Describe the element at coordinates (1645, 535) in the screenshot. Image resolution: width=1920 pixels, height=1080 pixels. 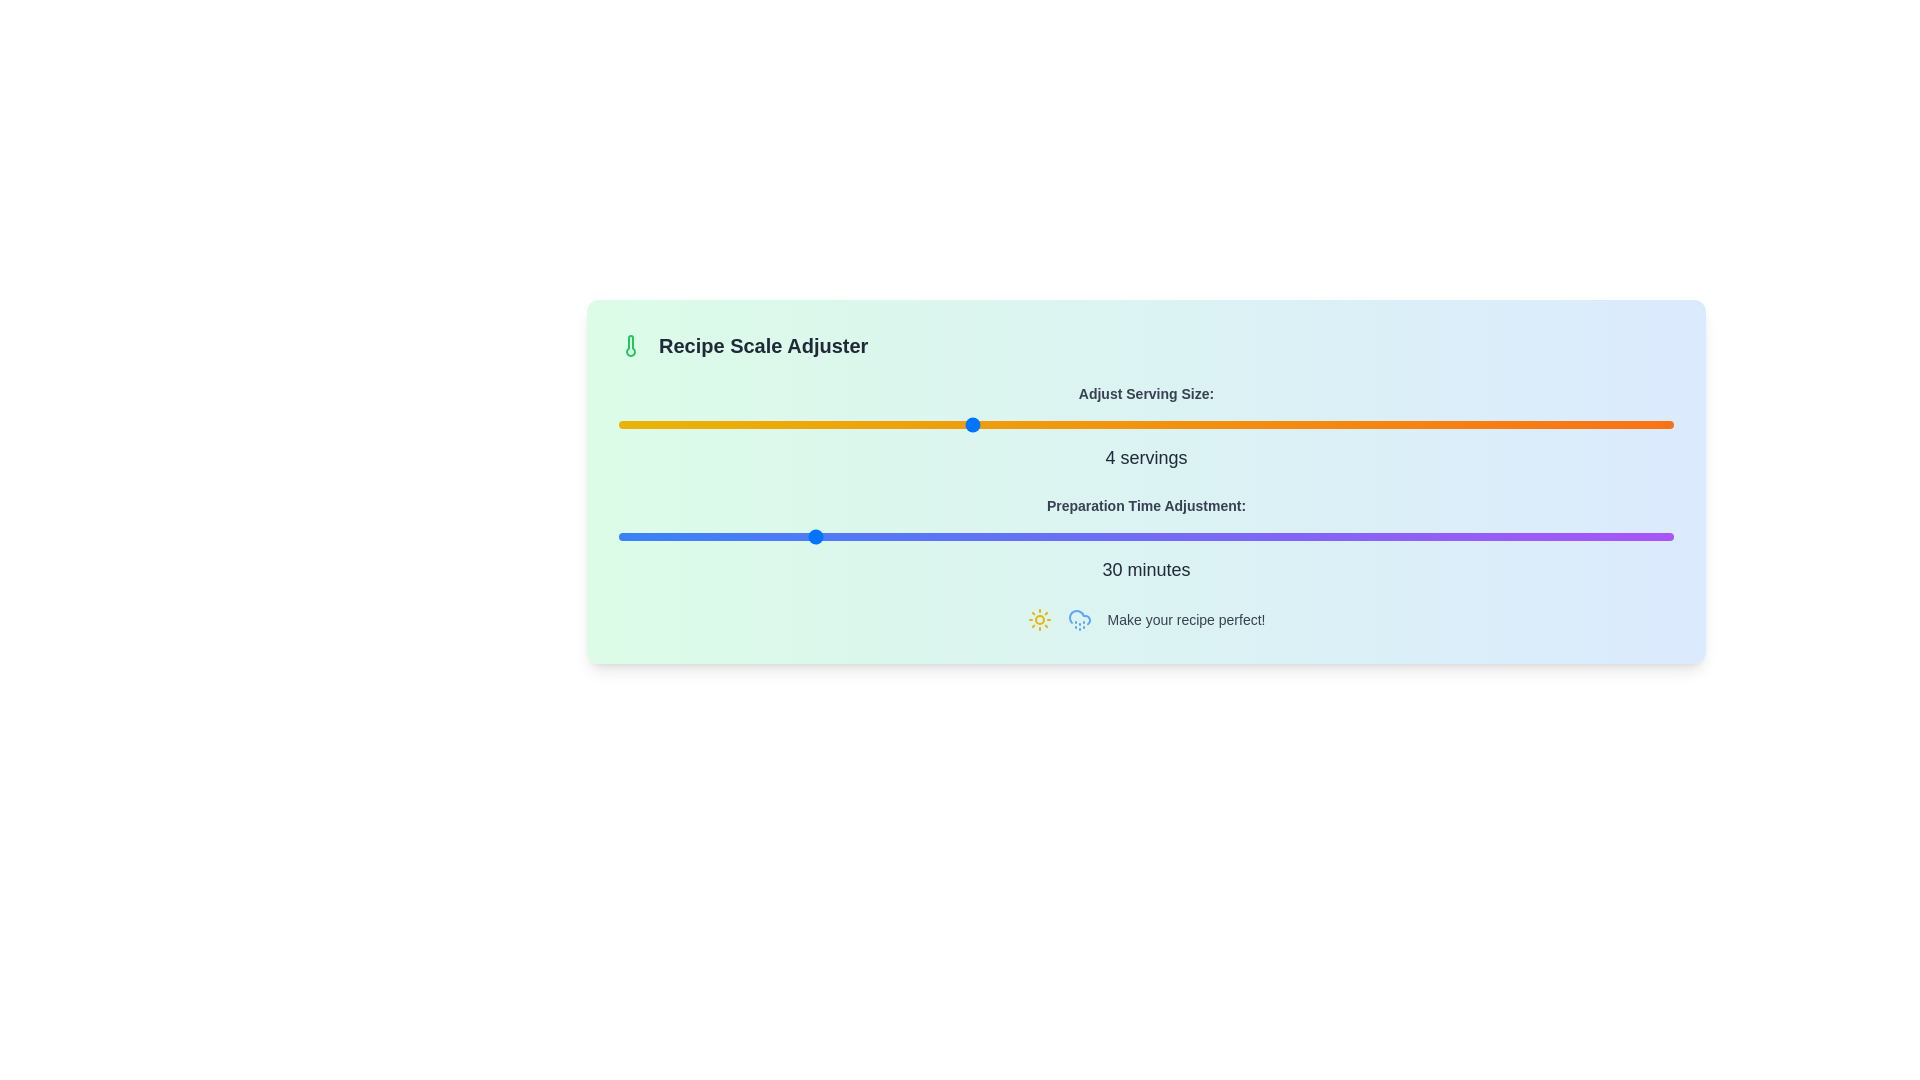
I see `preparation time adjustment` at that location.